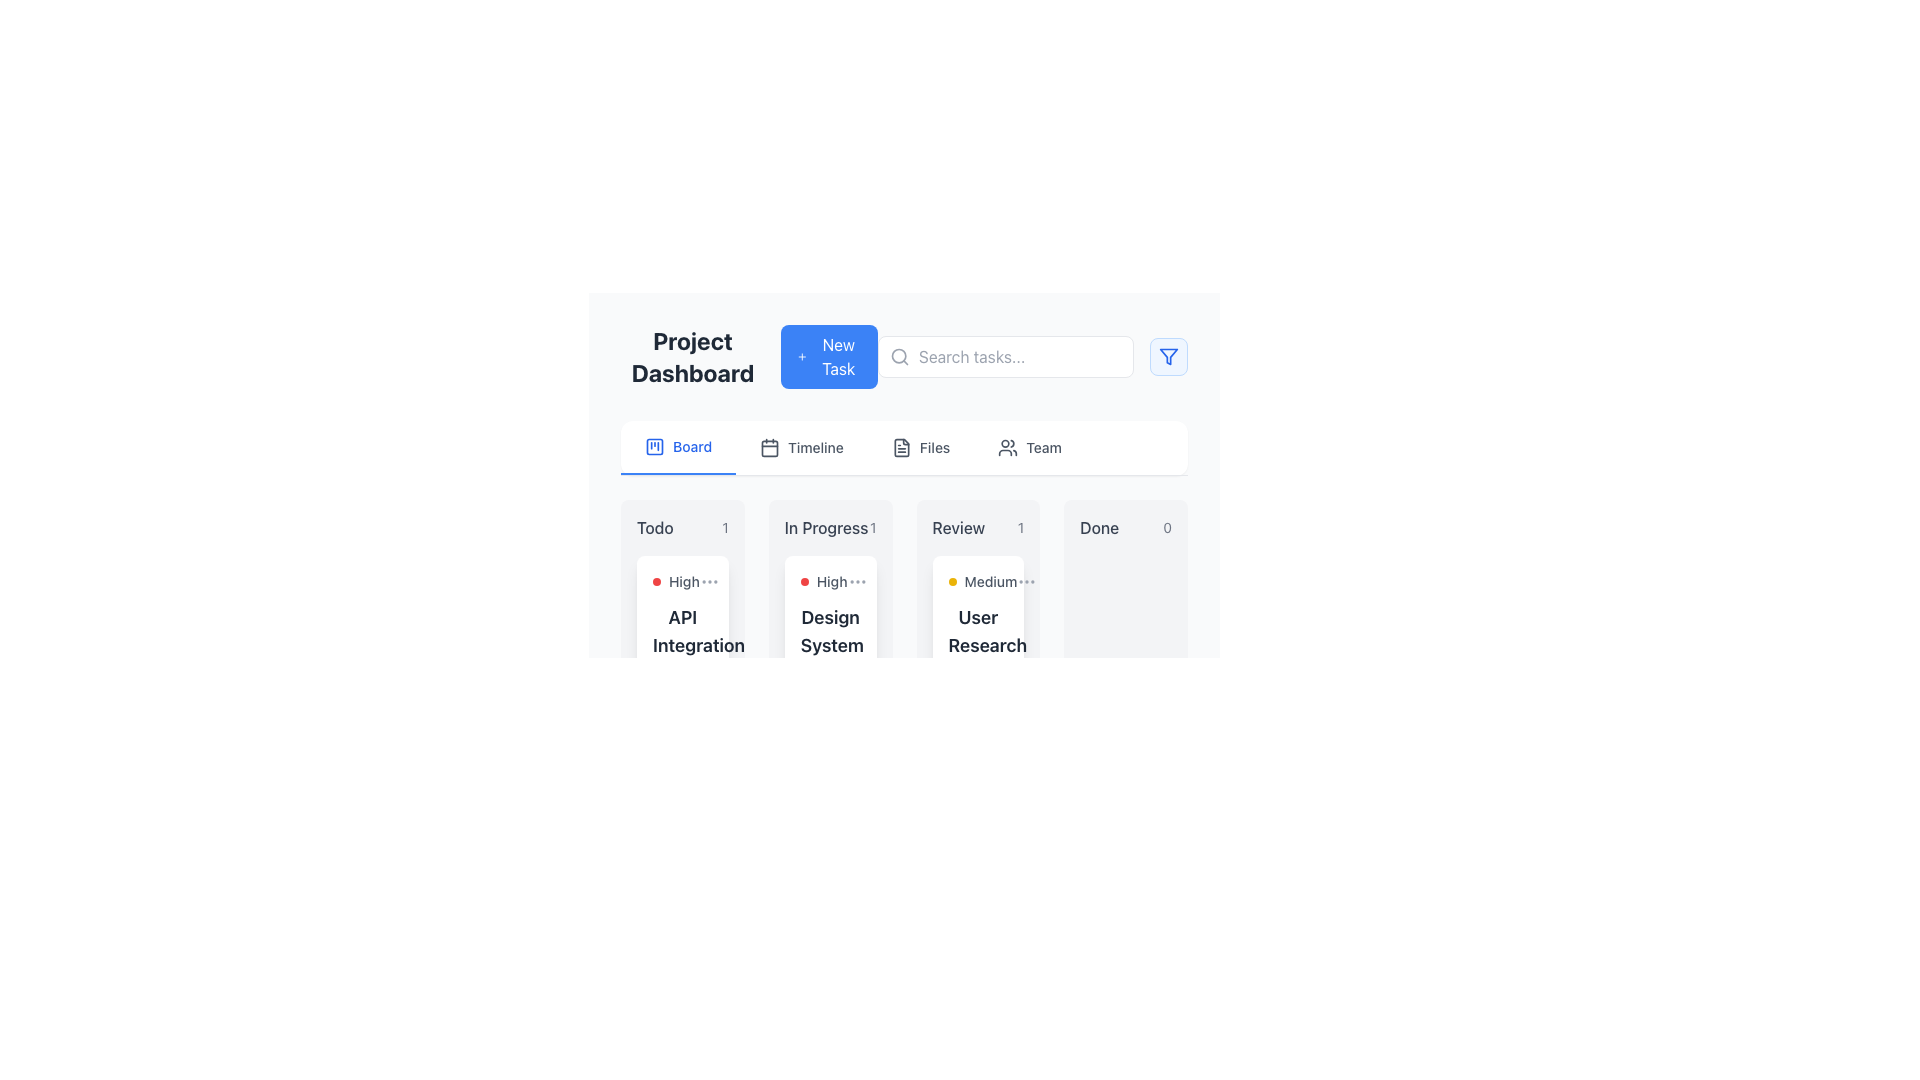 The width and height of the screenshot is (1920, 1080). What do you see at coordinates (816, 446) in the screenshot?
I see `the 'Timeline' text label, which is styled with a medium font weight and gray color, located in the navigation bar adjacent to a calendar icon` at bounding box center [816, 446].